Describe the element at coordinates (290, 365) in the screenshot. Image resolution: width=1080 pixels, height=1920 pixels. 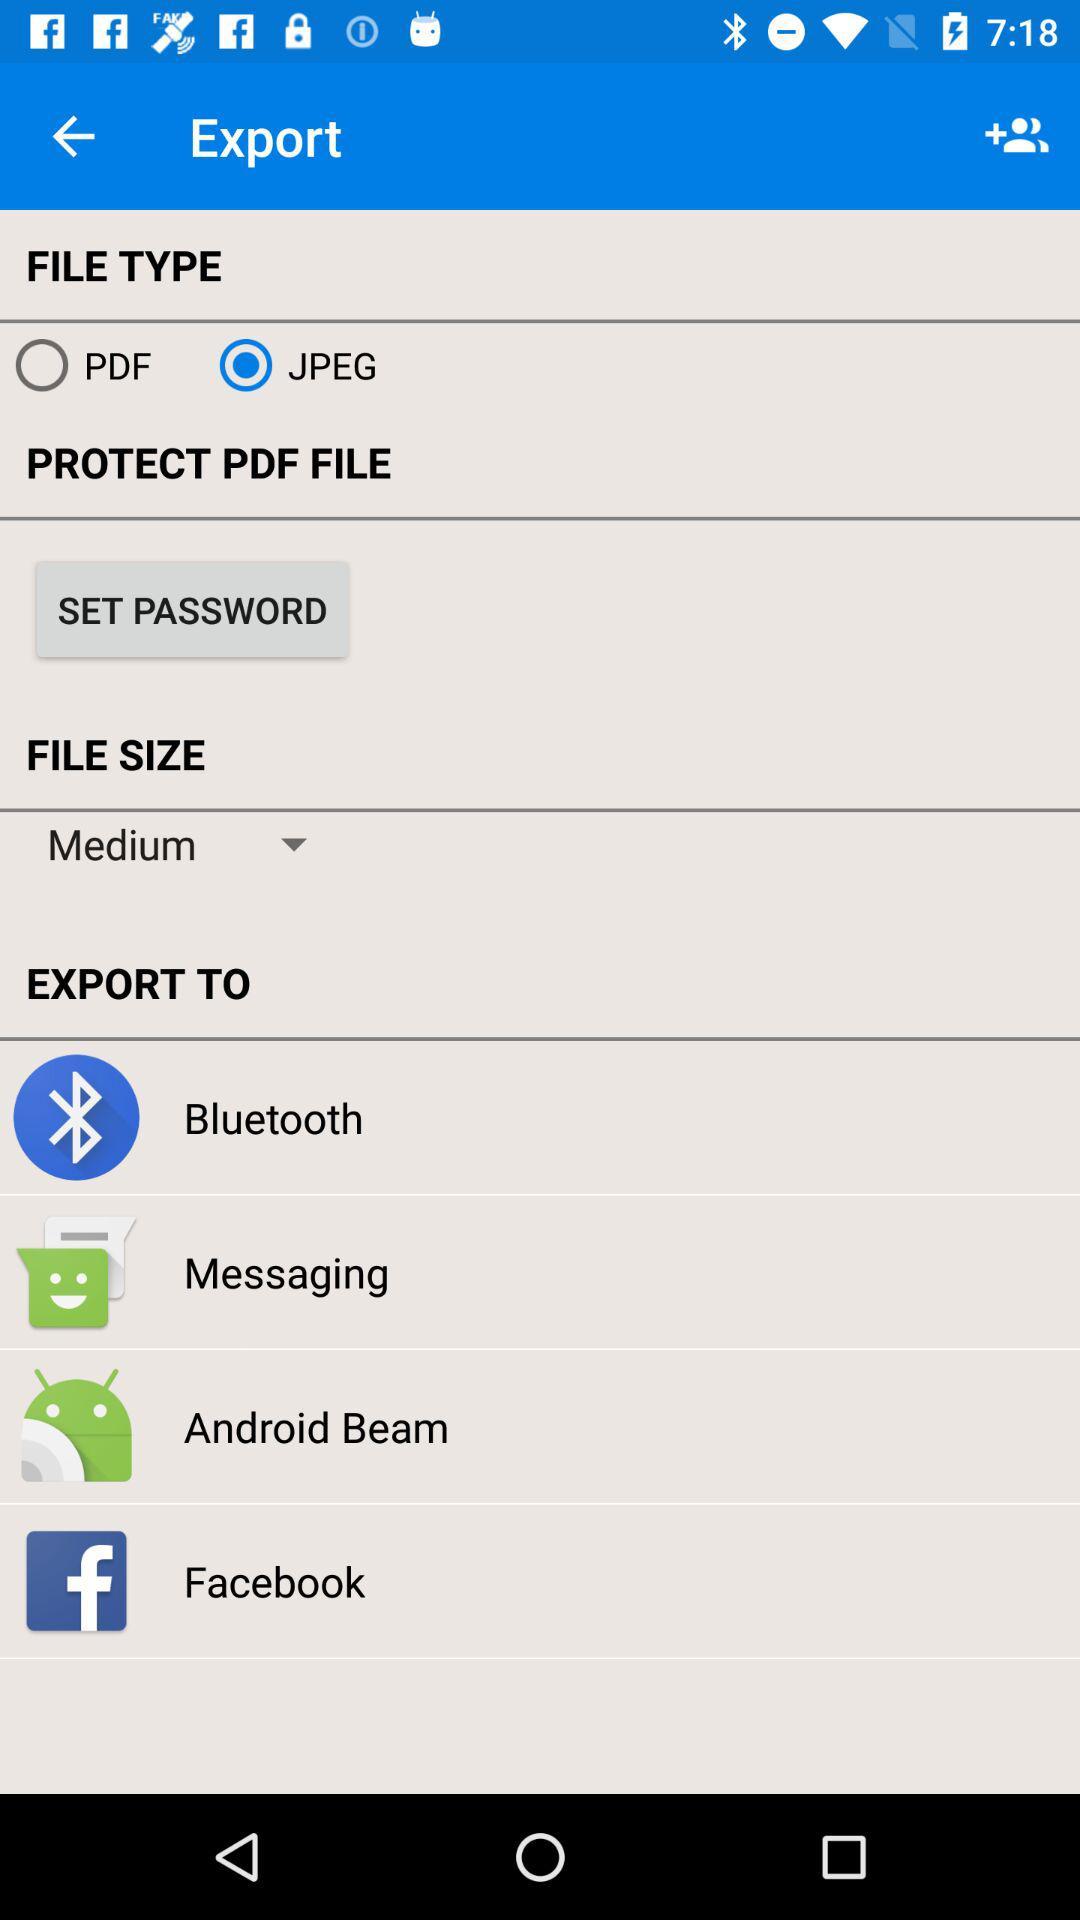
I see `the jpeg icon` at that location.